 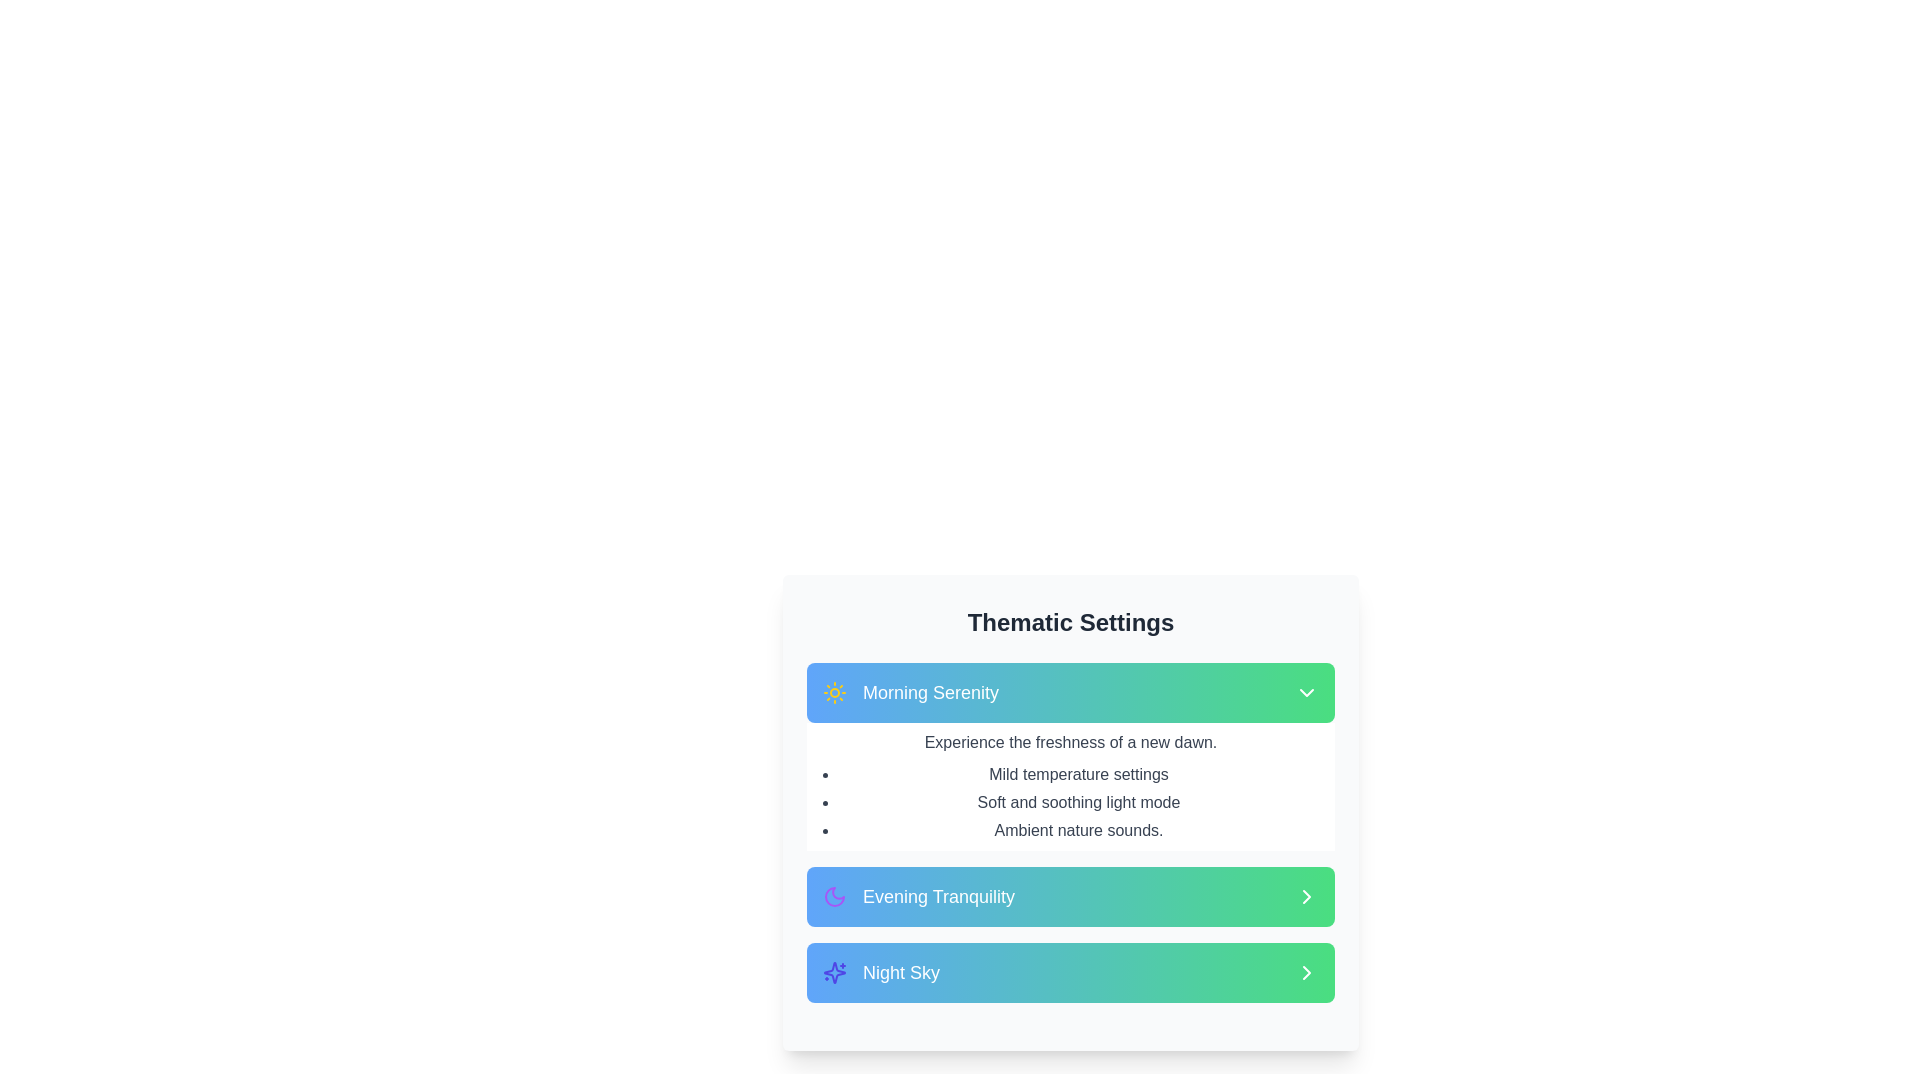 What do you see at coordinates (835, 971) in the screenshot?
I see `the star-shaped icon inside the 'Night Sky' button, which is styled in blue with sparkles and is the third button in the vertical list of theme options` at bounding box center [835, 971].